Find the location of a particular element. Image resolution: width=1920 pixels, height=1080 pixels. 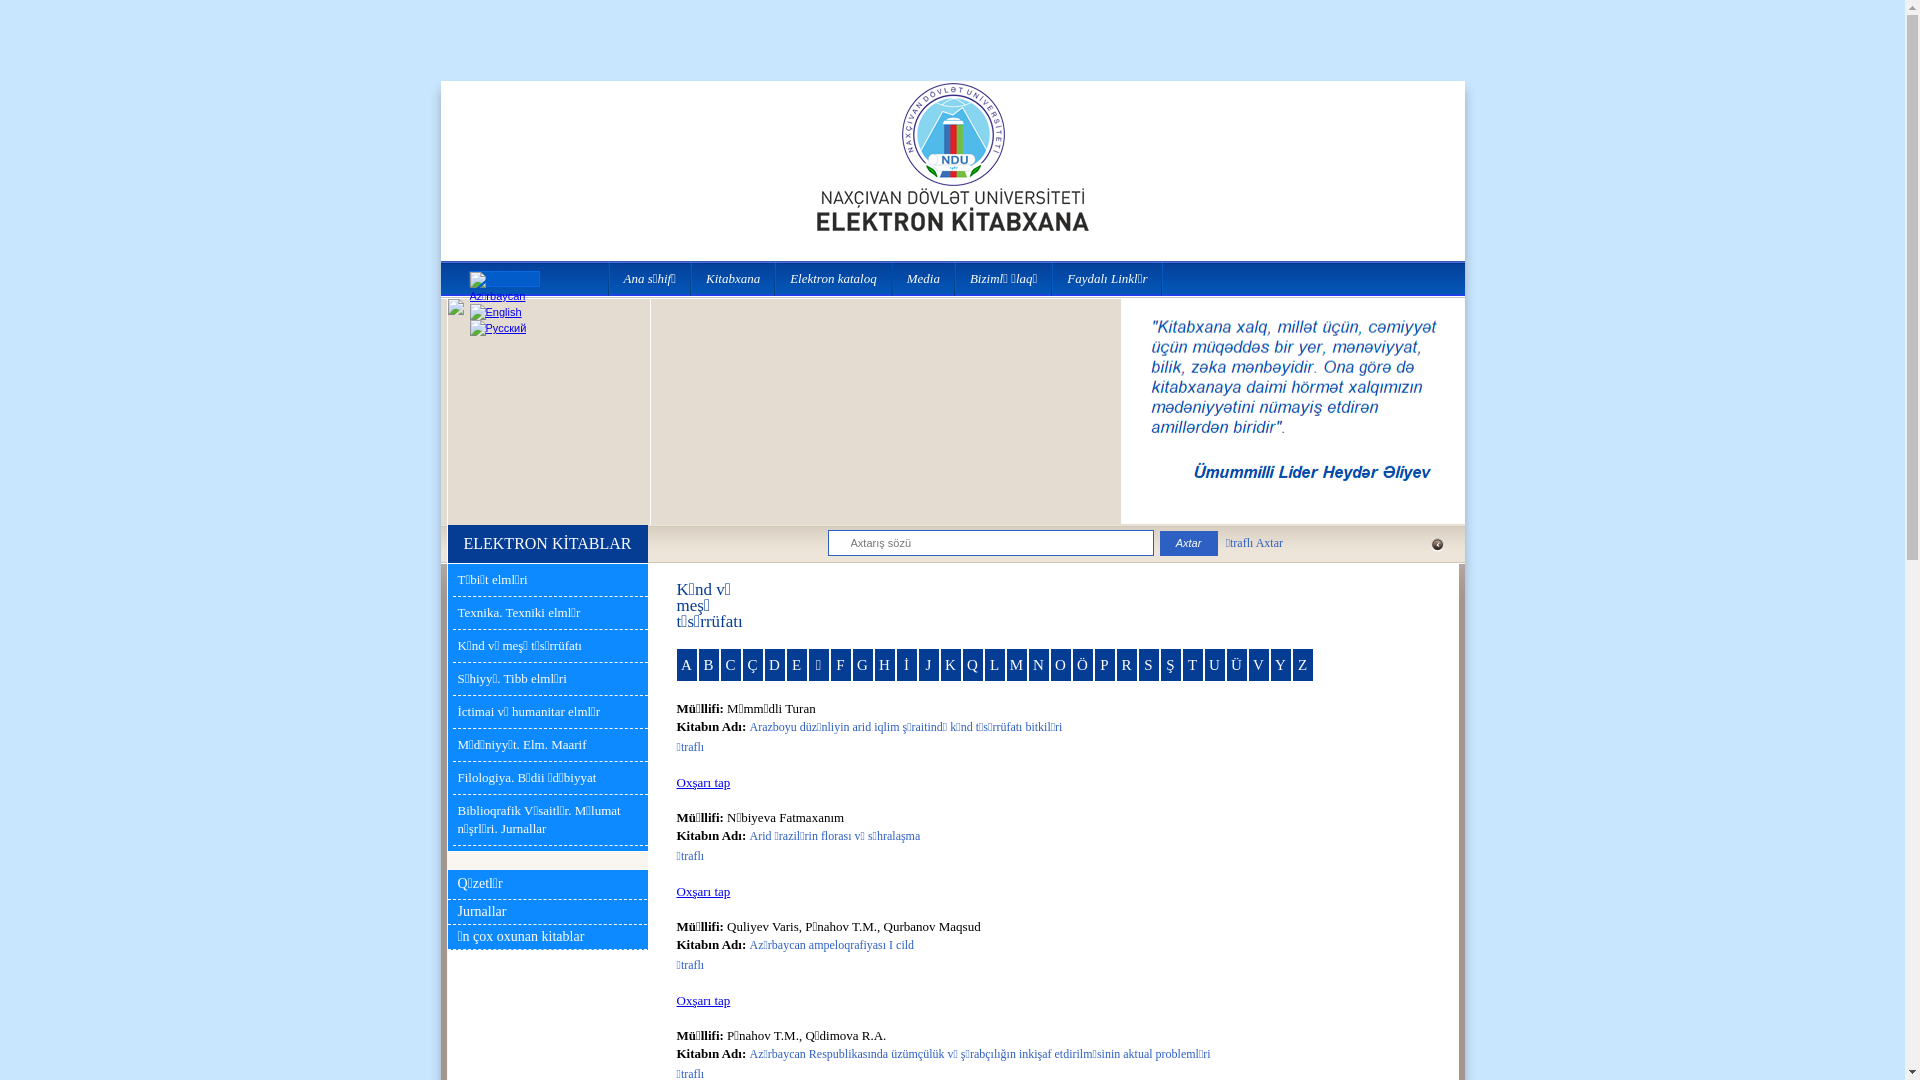

'A' is located at coordinates (686, 664).